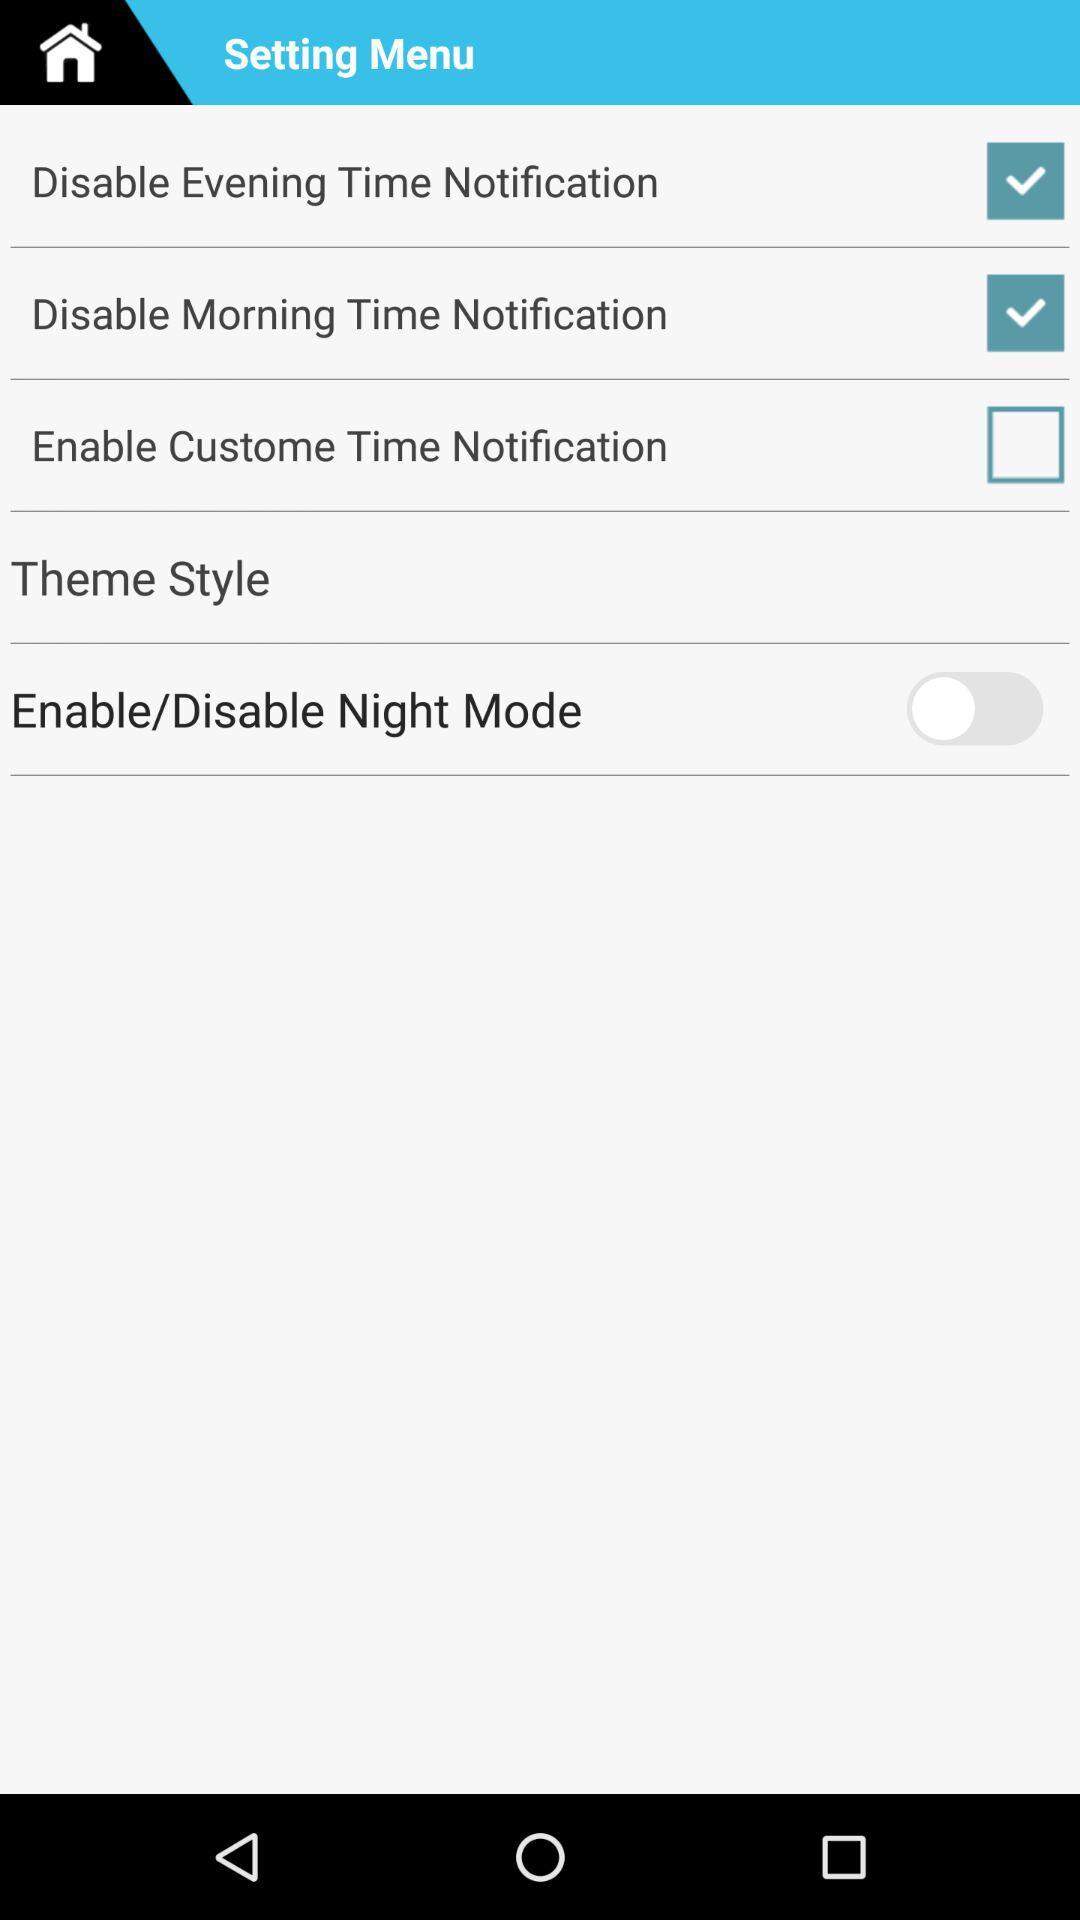 The width and height of the screenshot is (1080, 1920). What do you see at coordinates (540, 576) in the screenshot?
I see `the theme style icon` at bounding box center [540, 576].